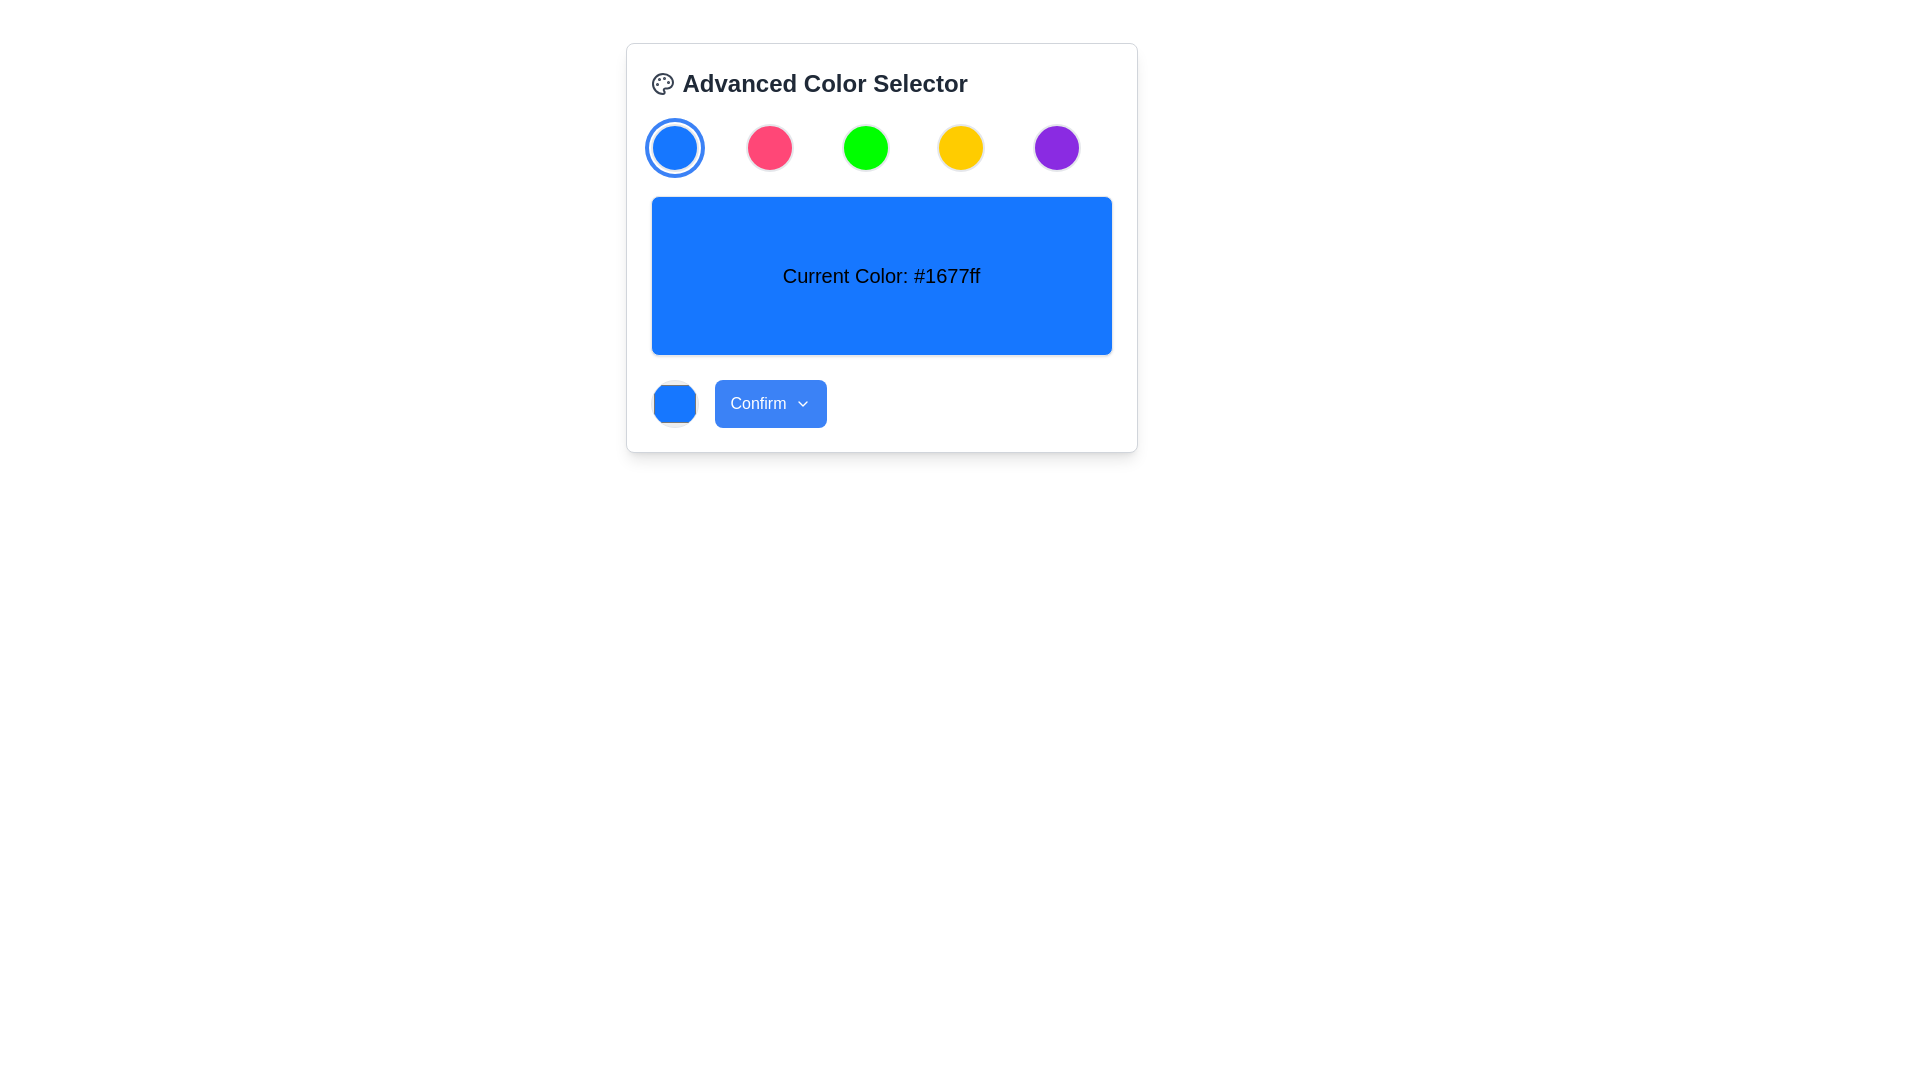 The height and width of the screenshot is (1080, 1920). I want to click on the circular yellow button, which is the fourth button from the left in a row of five, positioned above the 'Current Color' box, to visualize the tooltip or effects, so click(961, 146).